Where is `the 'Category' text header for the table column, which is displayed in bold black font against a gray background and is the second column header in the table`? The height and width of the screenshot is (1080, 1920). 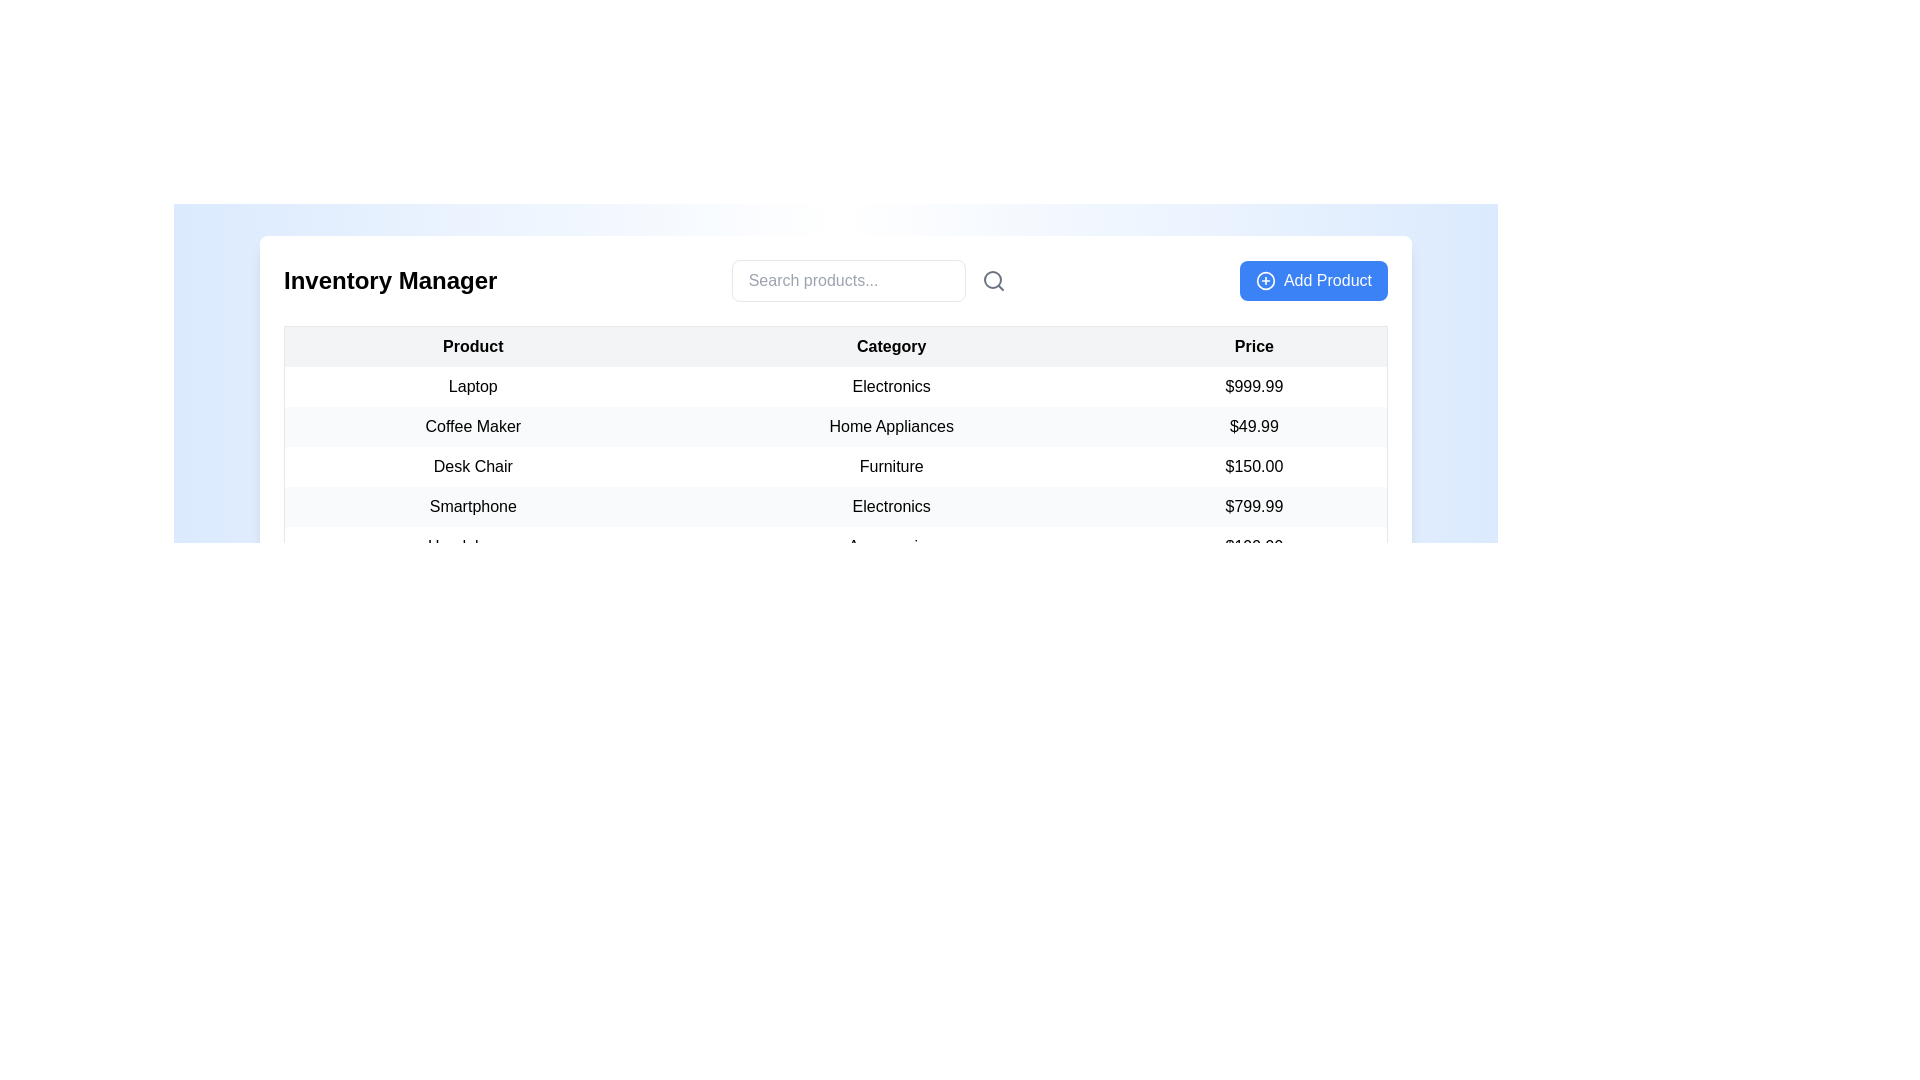 the 'Category' text header for the table column, which is displayed in bold black font against a gray background and is the second column header in the table is located at coordinates (890, 345).